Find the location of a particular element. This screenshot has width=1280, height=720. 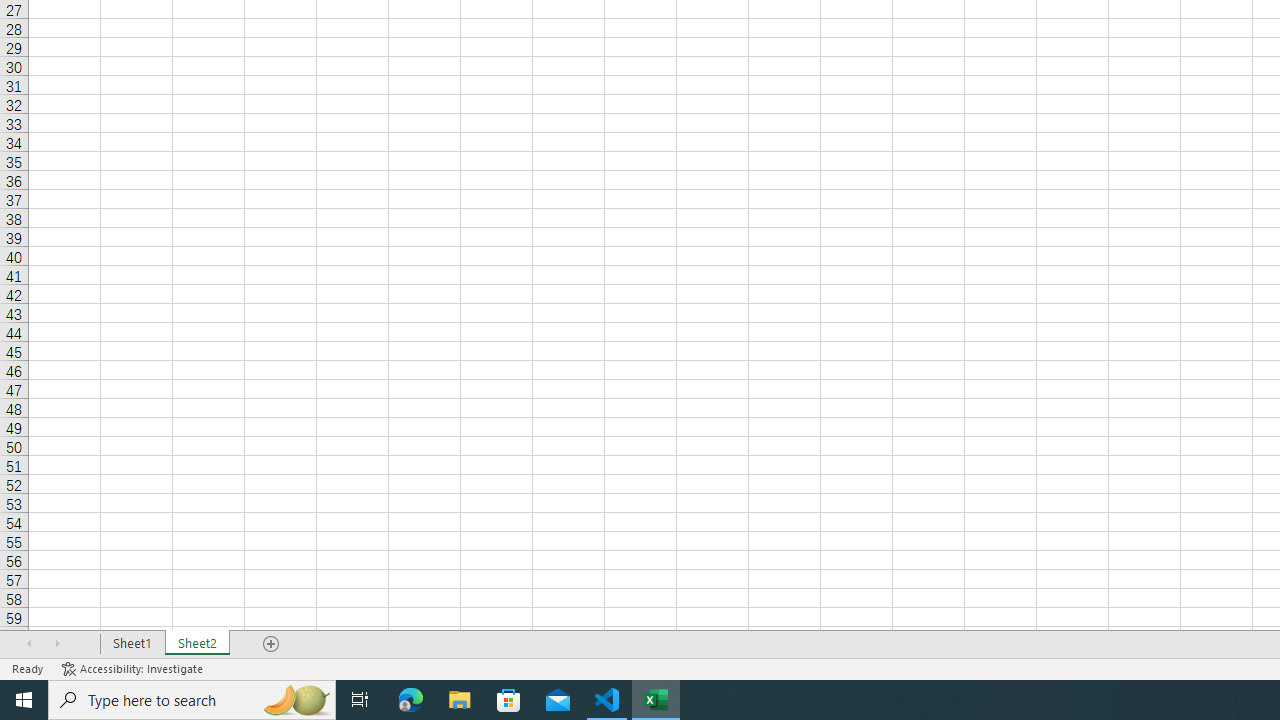

'Add Sheet' is located at coordinates (271, 644).